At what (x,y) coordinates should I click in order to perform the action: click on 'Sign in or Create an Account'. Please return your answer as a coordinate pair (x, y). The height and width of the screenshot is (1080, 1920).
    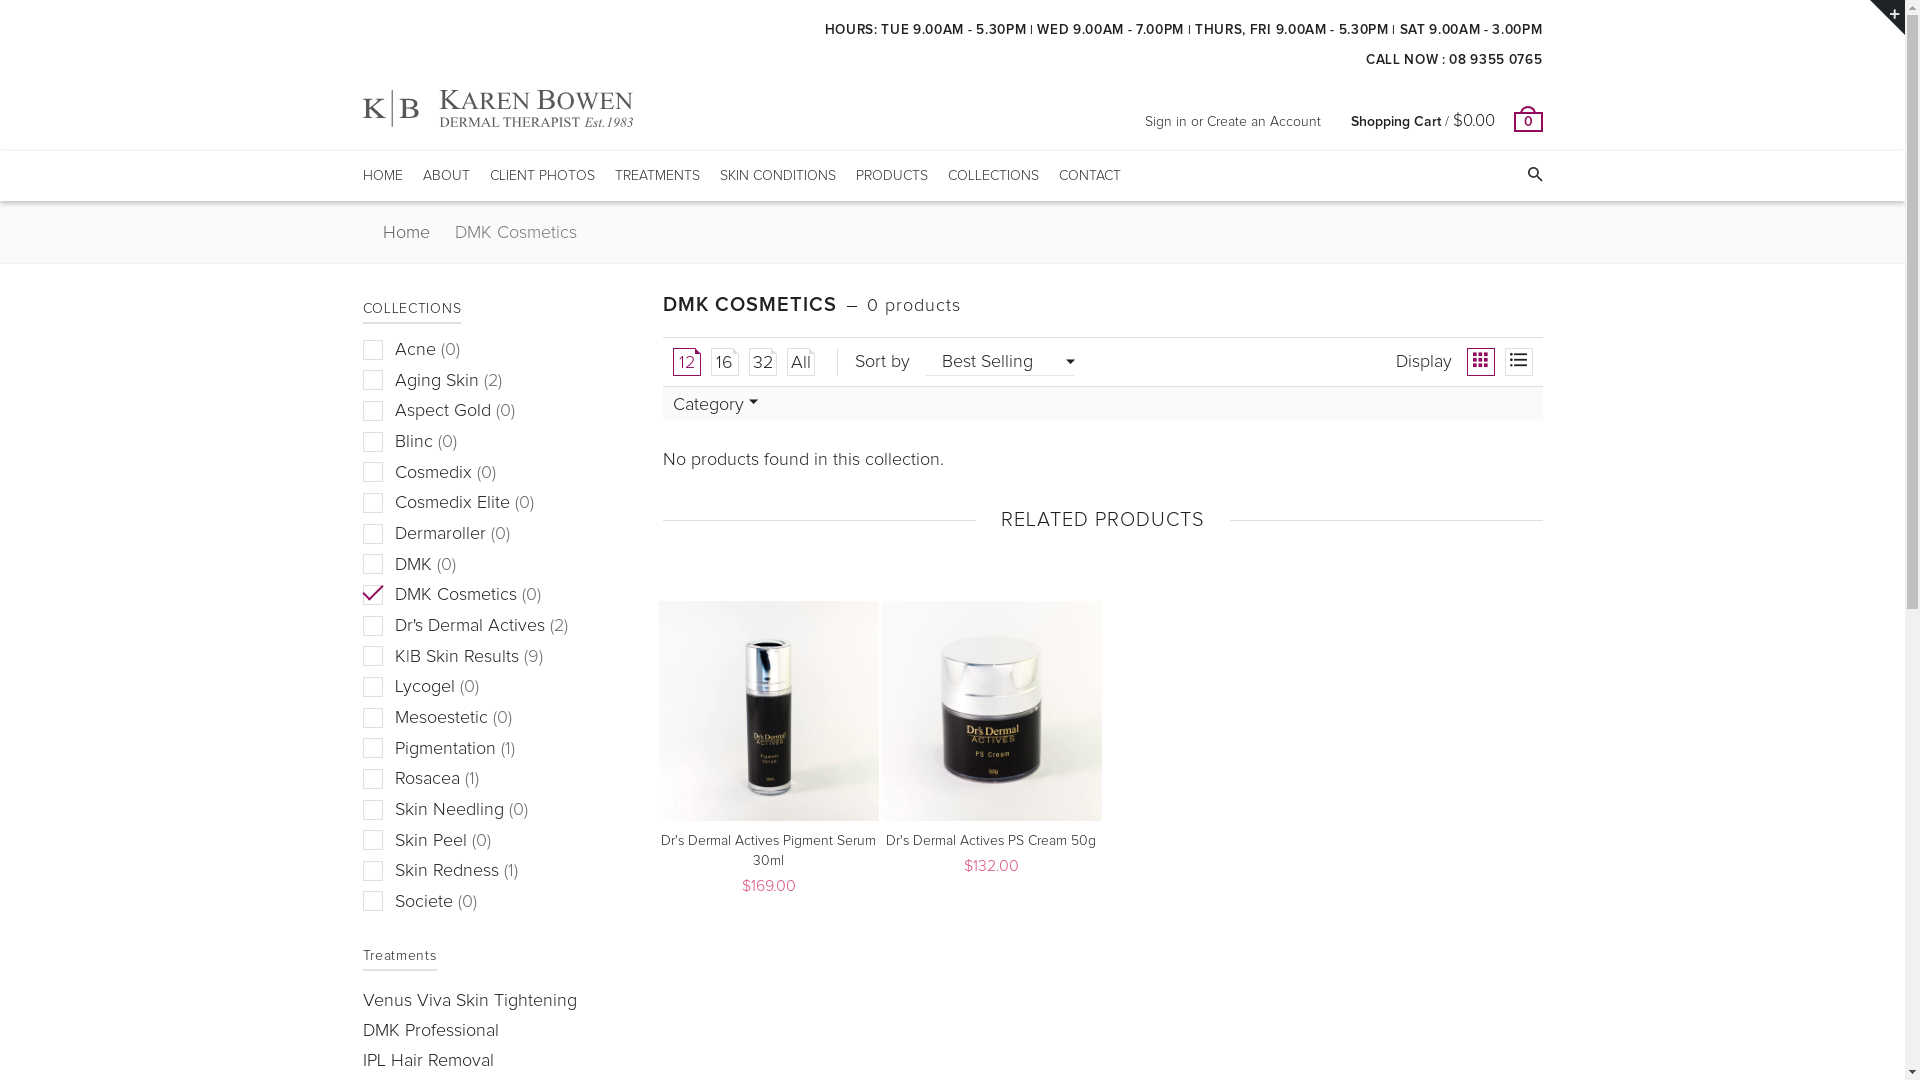
    Looking at the image, I should click on (1231, 122).